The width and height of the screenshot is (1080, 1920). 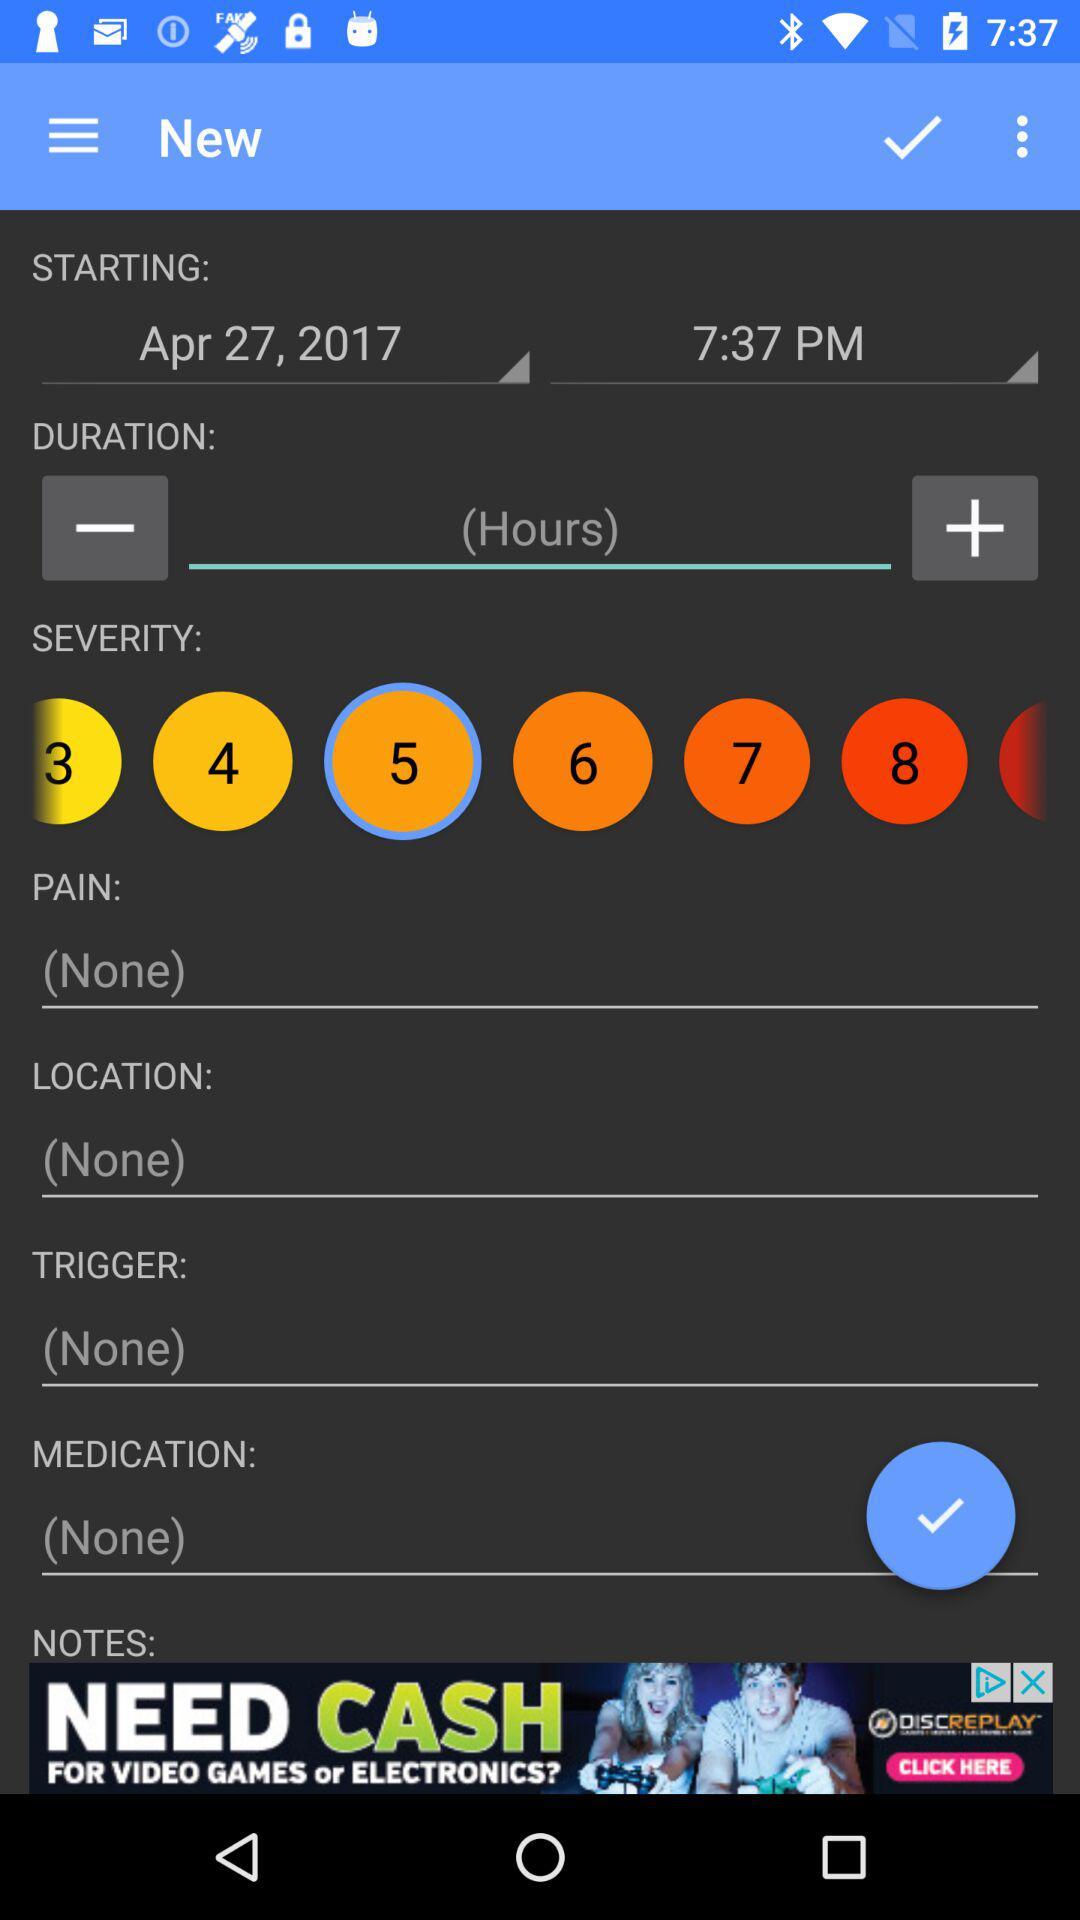 What do you see at coordinates (974, 528) in the screenshot?
I see `the contact` at bounding box center [974, 528].